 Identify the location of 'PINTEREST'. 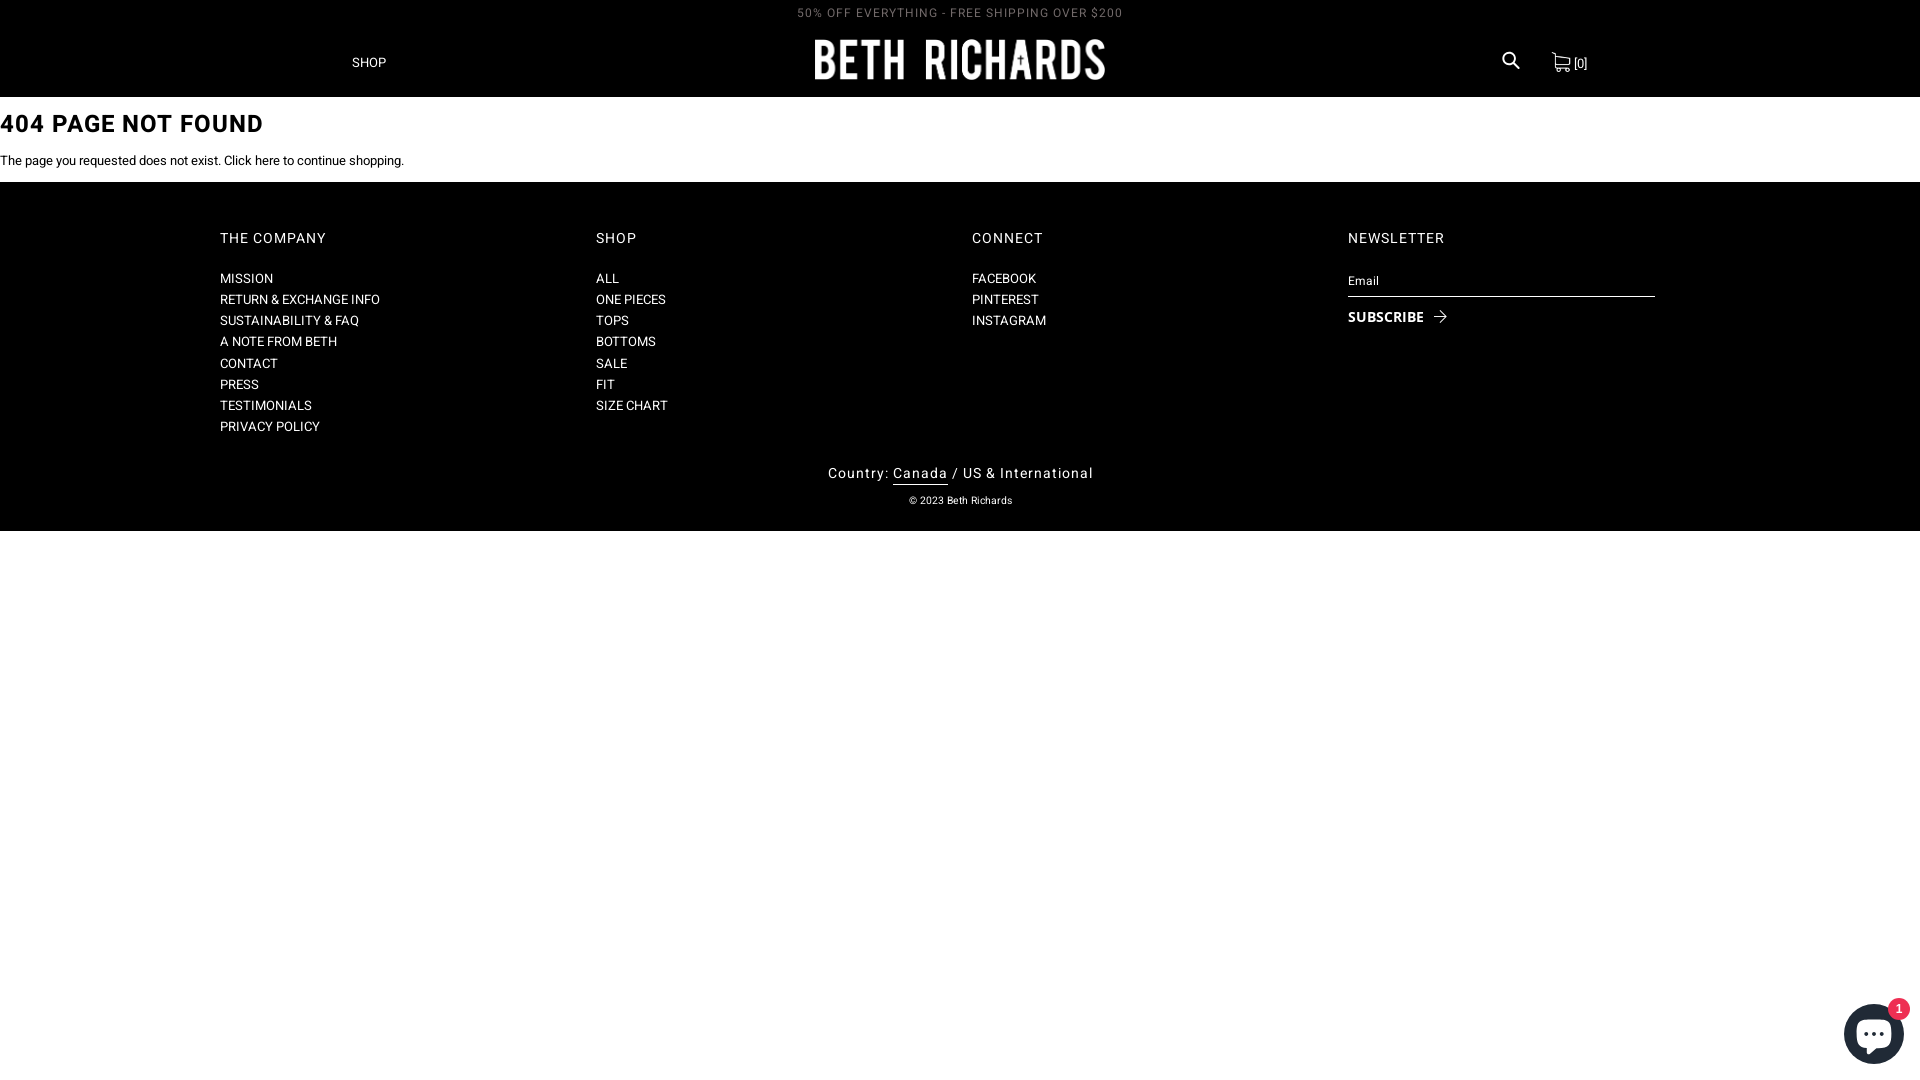
(1005, 299).